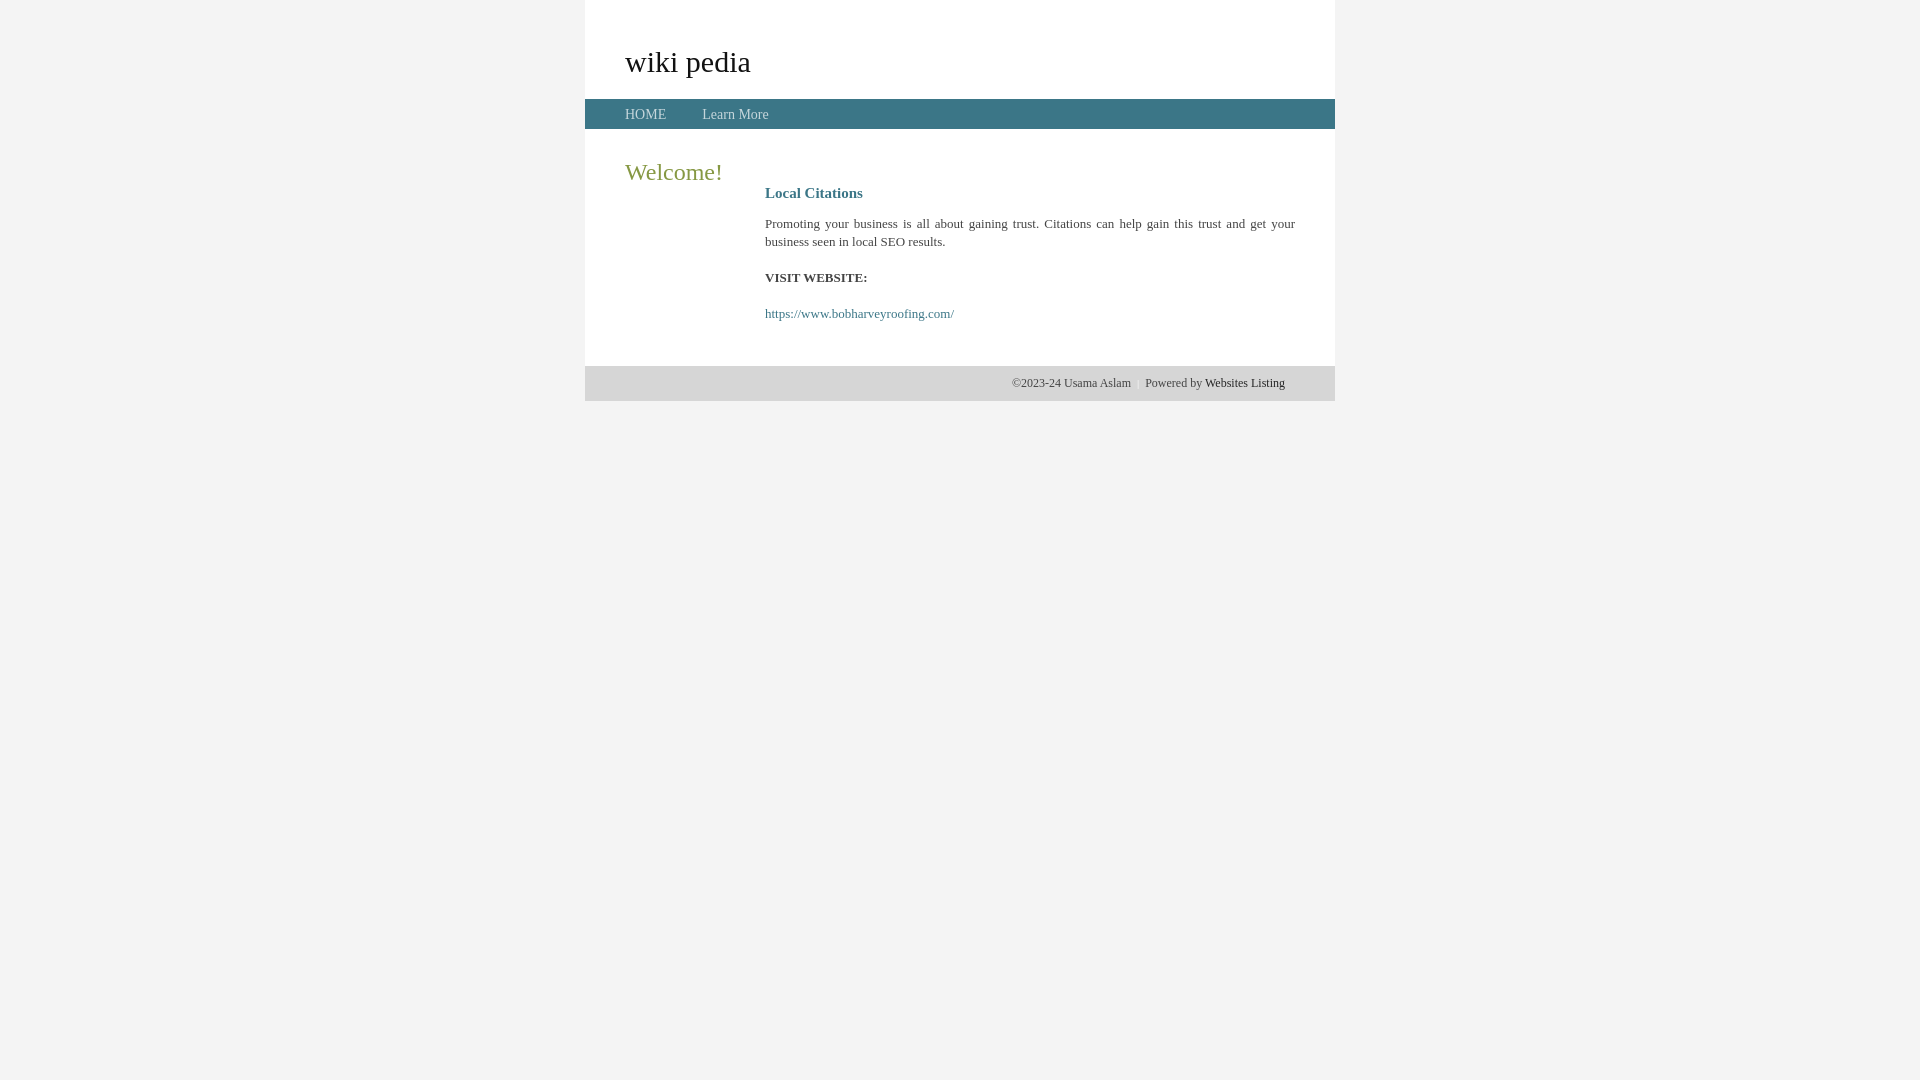 The height and width of the screenshot is (1080, 1920). What do you see at coordinates (733, 114) in the screenshot?
I see `'Learn More'` at bounding box center [733, 114].